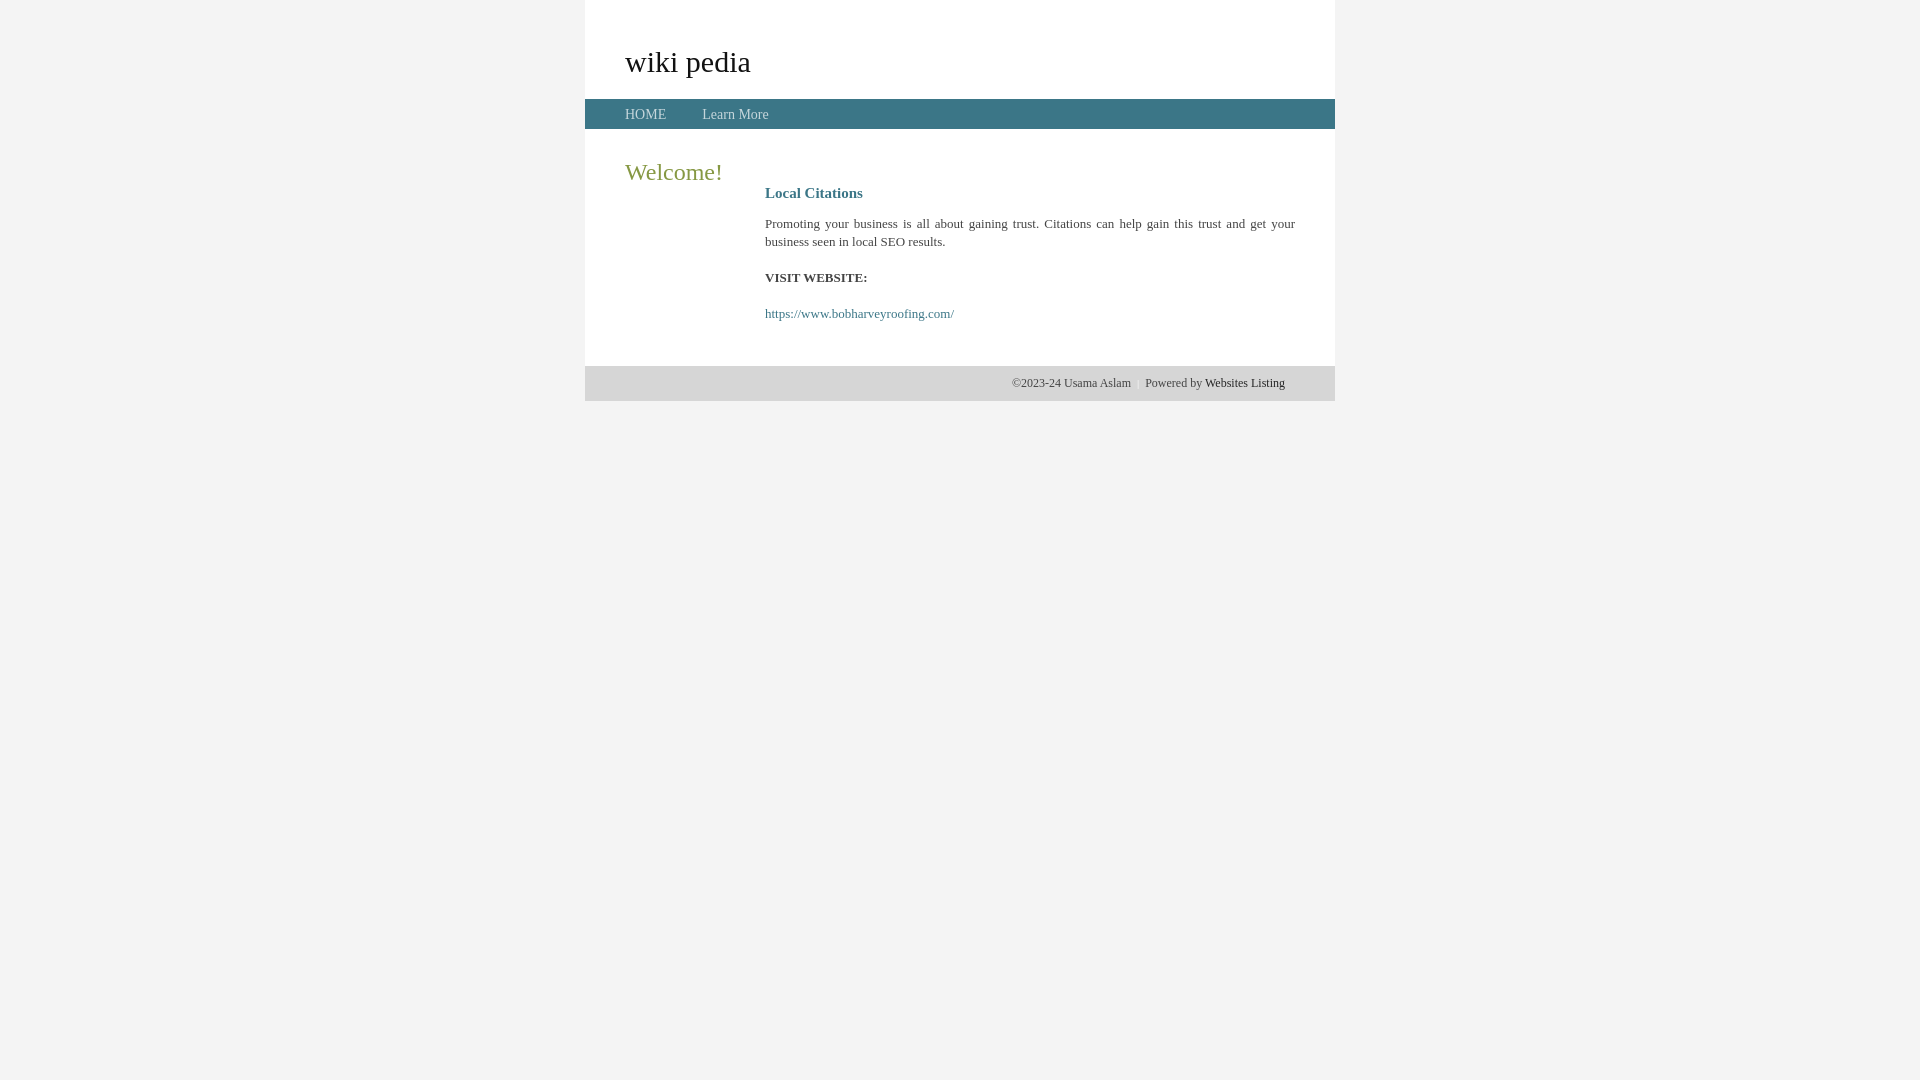 The height and width of the screenshot is (1080, 1920). What do you see at coordinates (733, 114) in the screenshot?
I see `'Learn More'` at bounding box center [733, 114].